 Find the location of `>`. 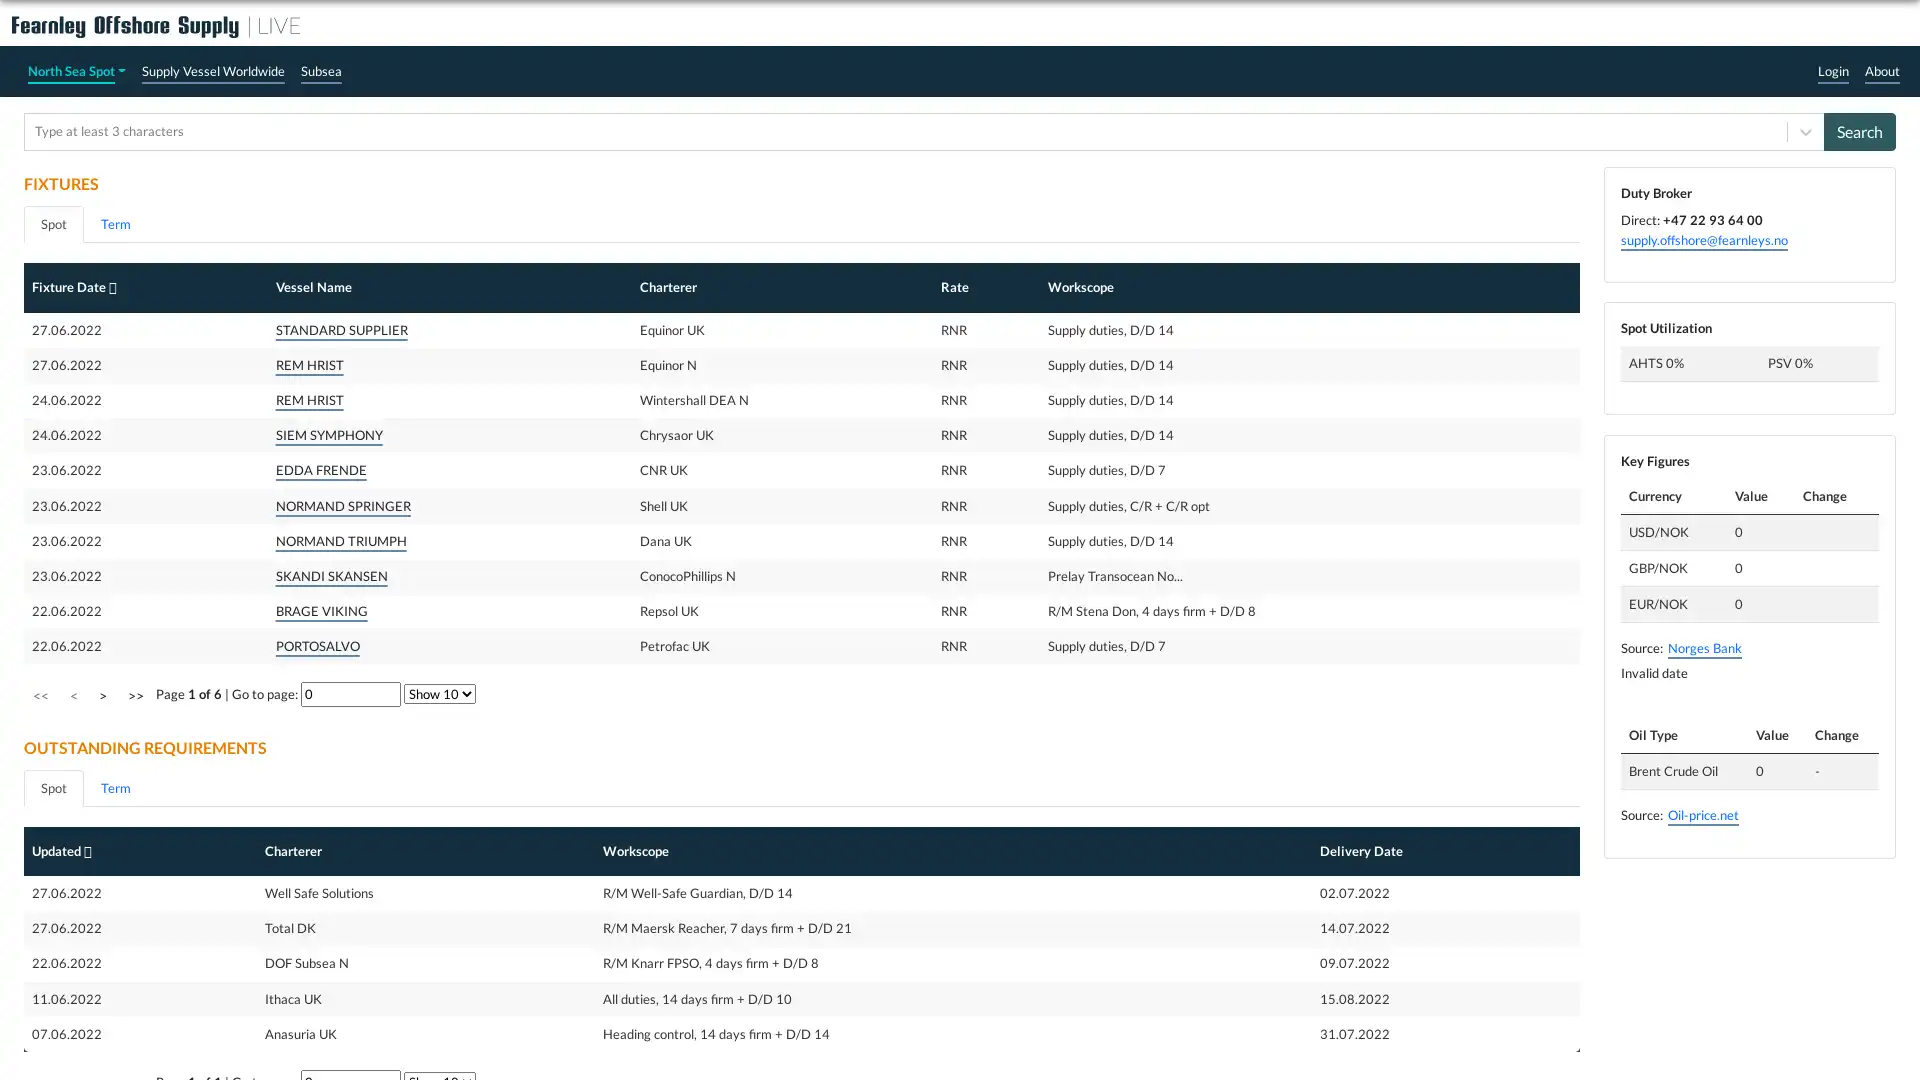

> is located at coordinates (101, 694).